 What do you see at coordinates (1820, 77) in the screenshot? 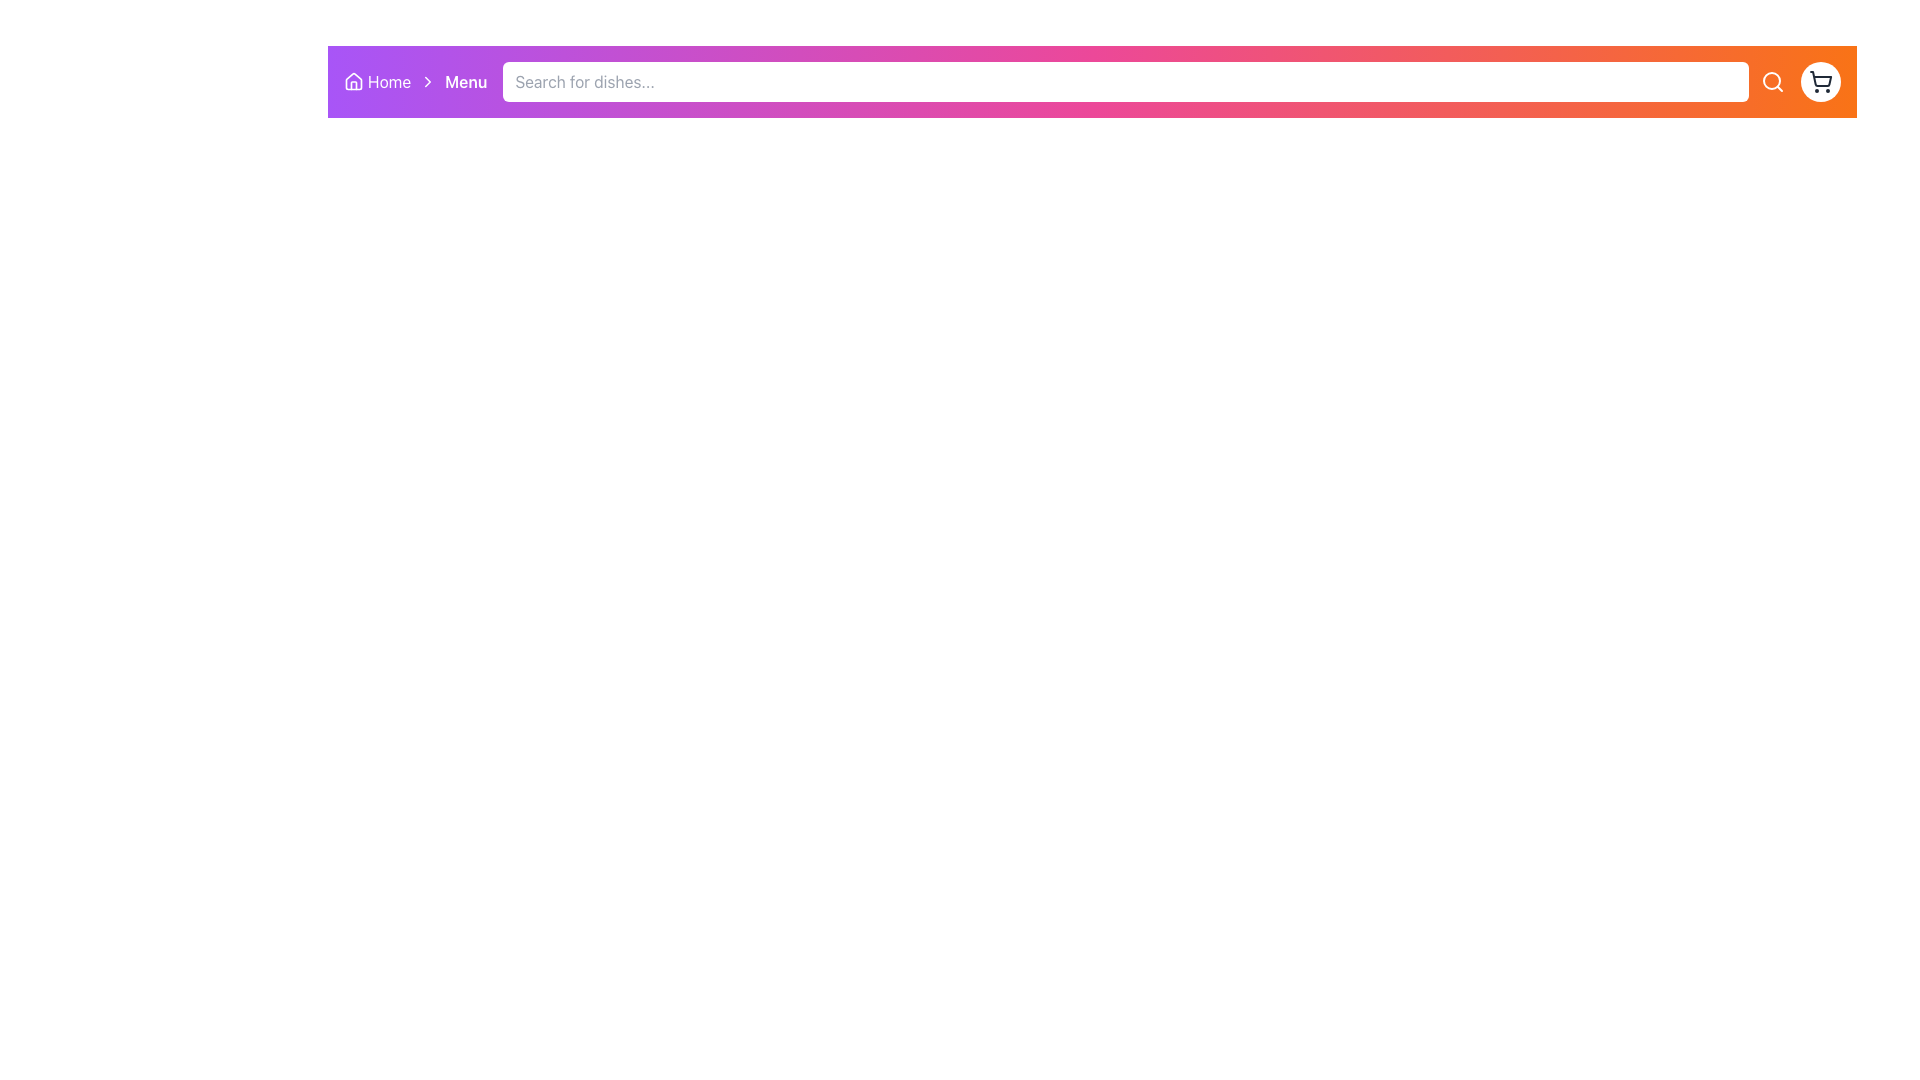
I see `the shopping cart icon located on the far right end of the navigation bar` at bounding box center [1820, 77].